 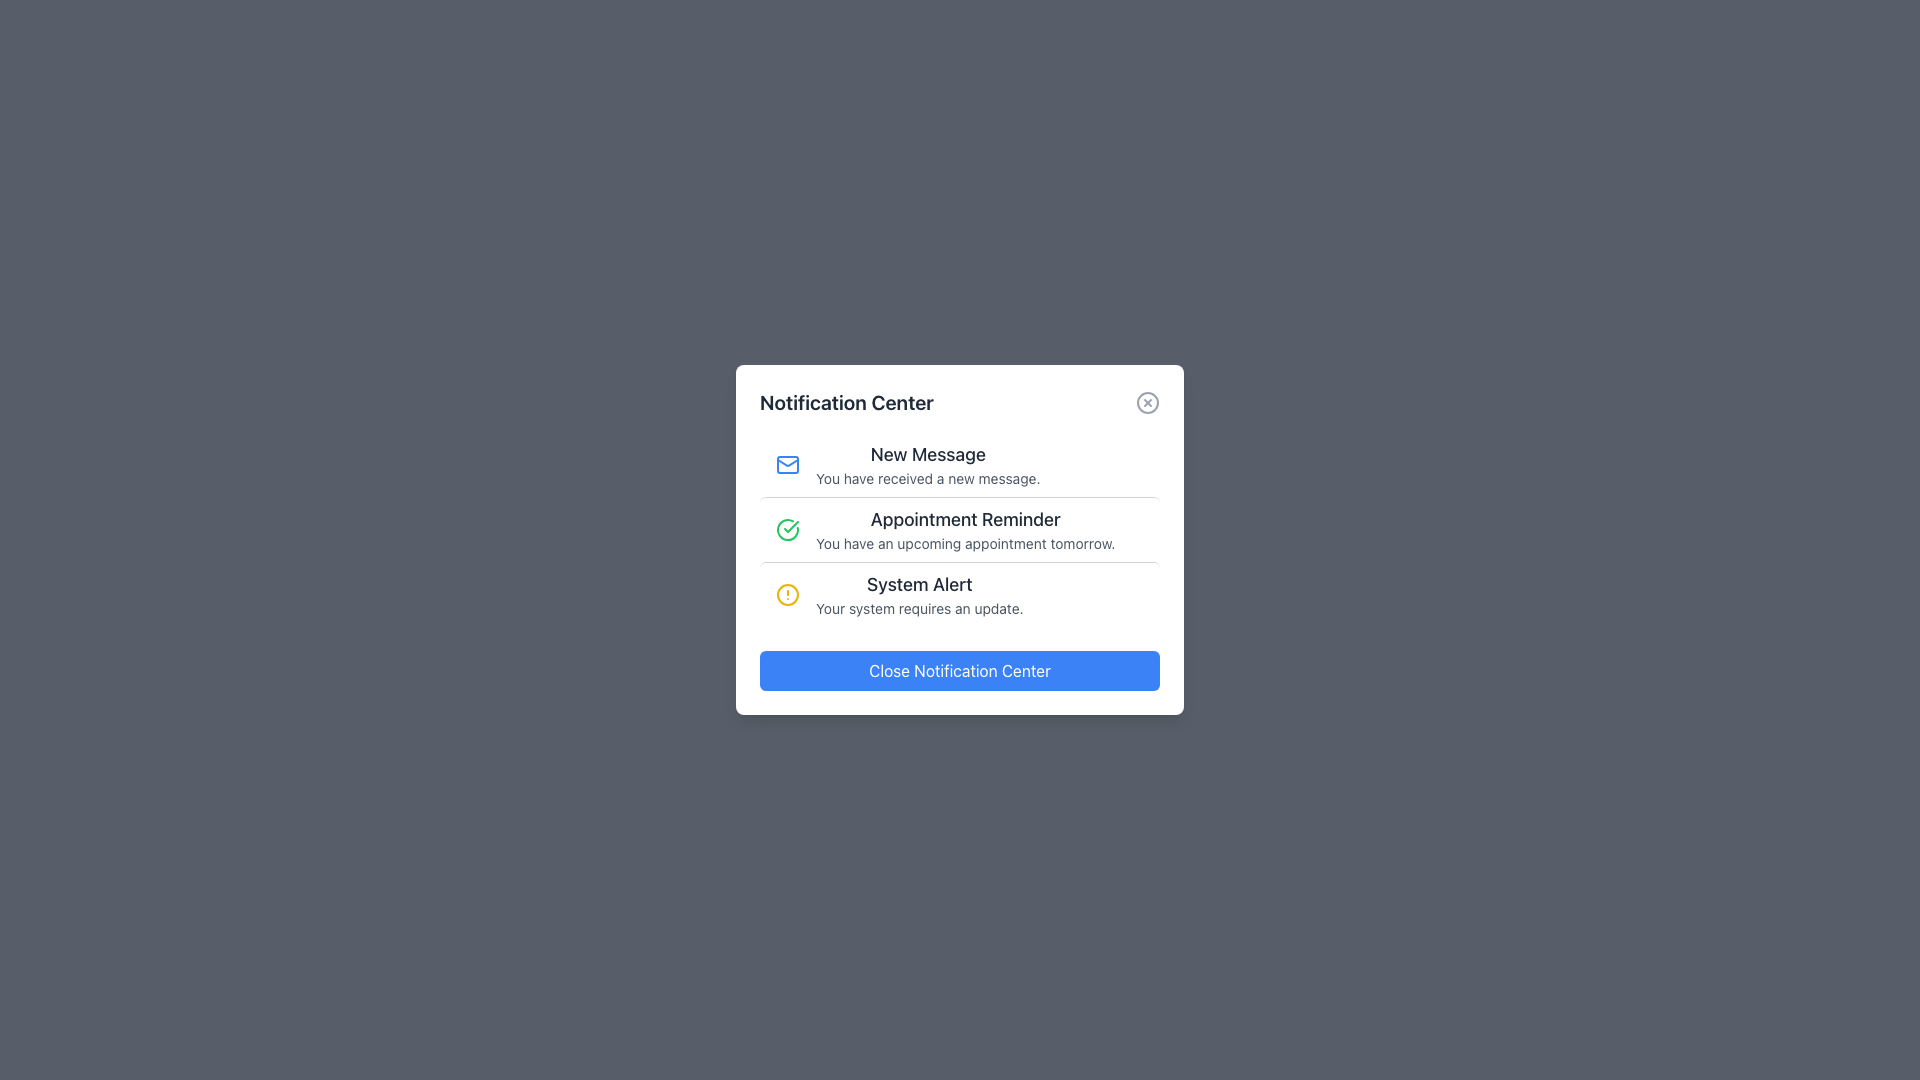 What do you see at coordinates (786, 462) in the screenshot?
I see `the triangular-shaped graphical feature of the envelope icon, which is outlined in blue and located in the upper left section of the notification card` at bounding box center [786, 462].